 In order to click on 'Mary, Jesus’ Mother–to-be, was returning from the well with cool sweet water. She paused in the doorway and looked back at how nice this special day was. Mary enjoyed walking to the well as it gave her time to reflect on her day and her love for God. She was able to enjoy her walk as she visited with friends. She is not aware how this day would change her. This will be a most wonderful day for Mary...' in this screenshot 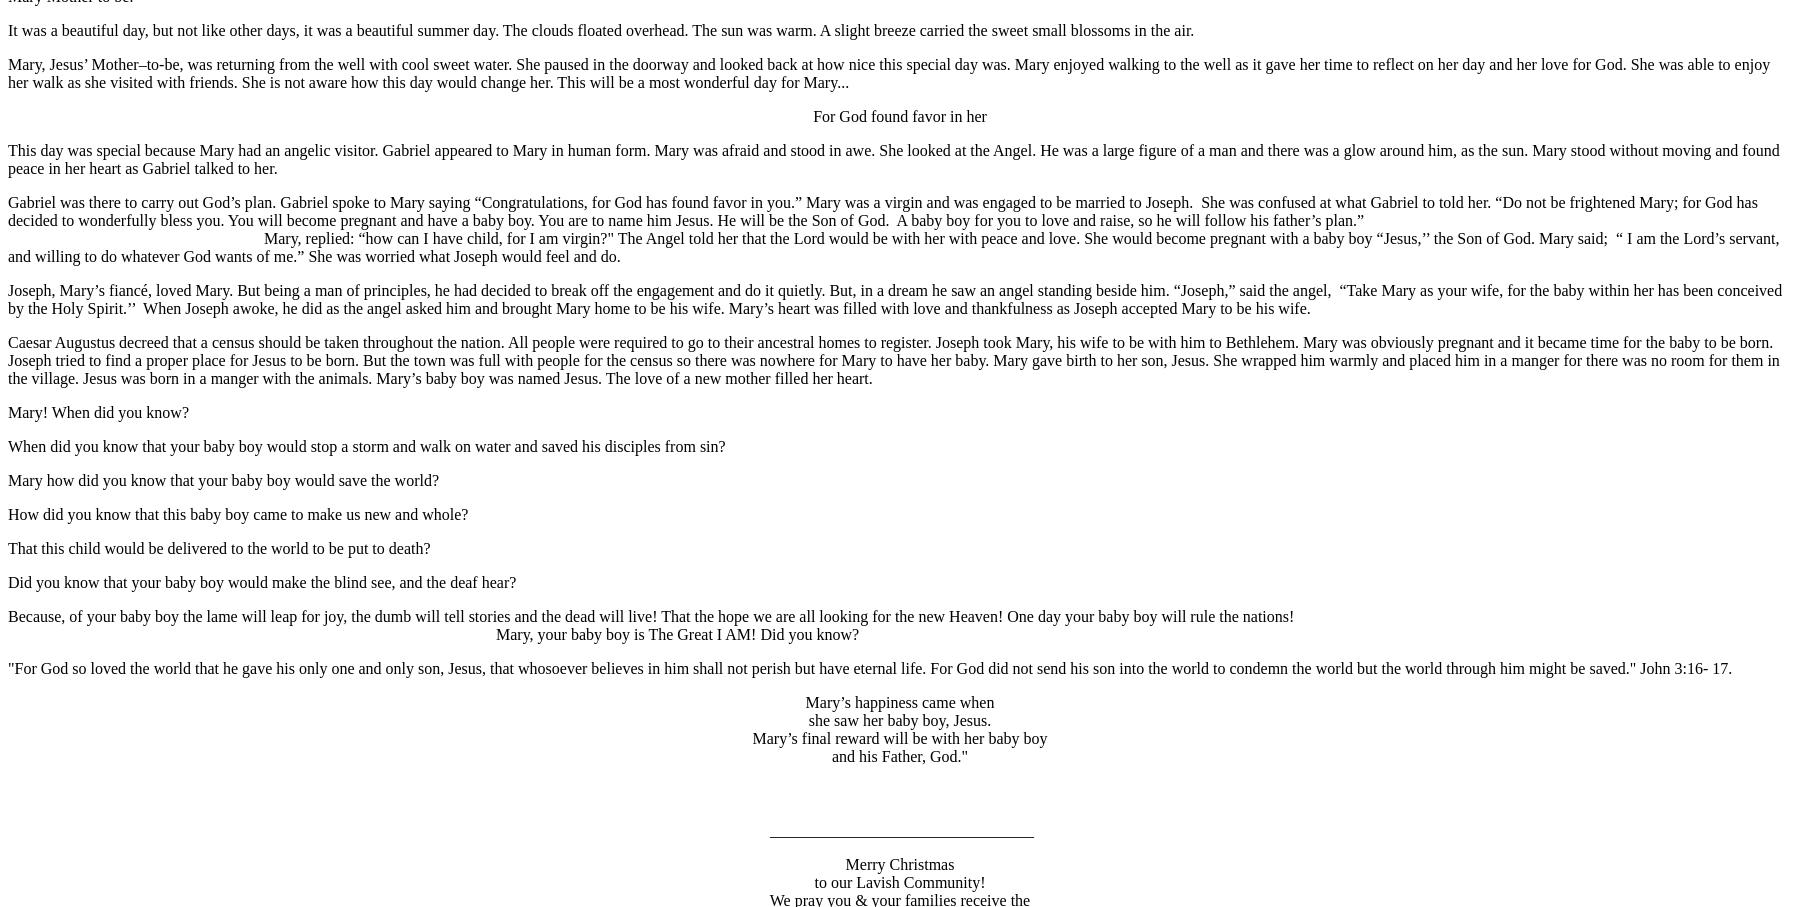, I will do `click(6, 72)`.